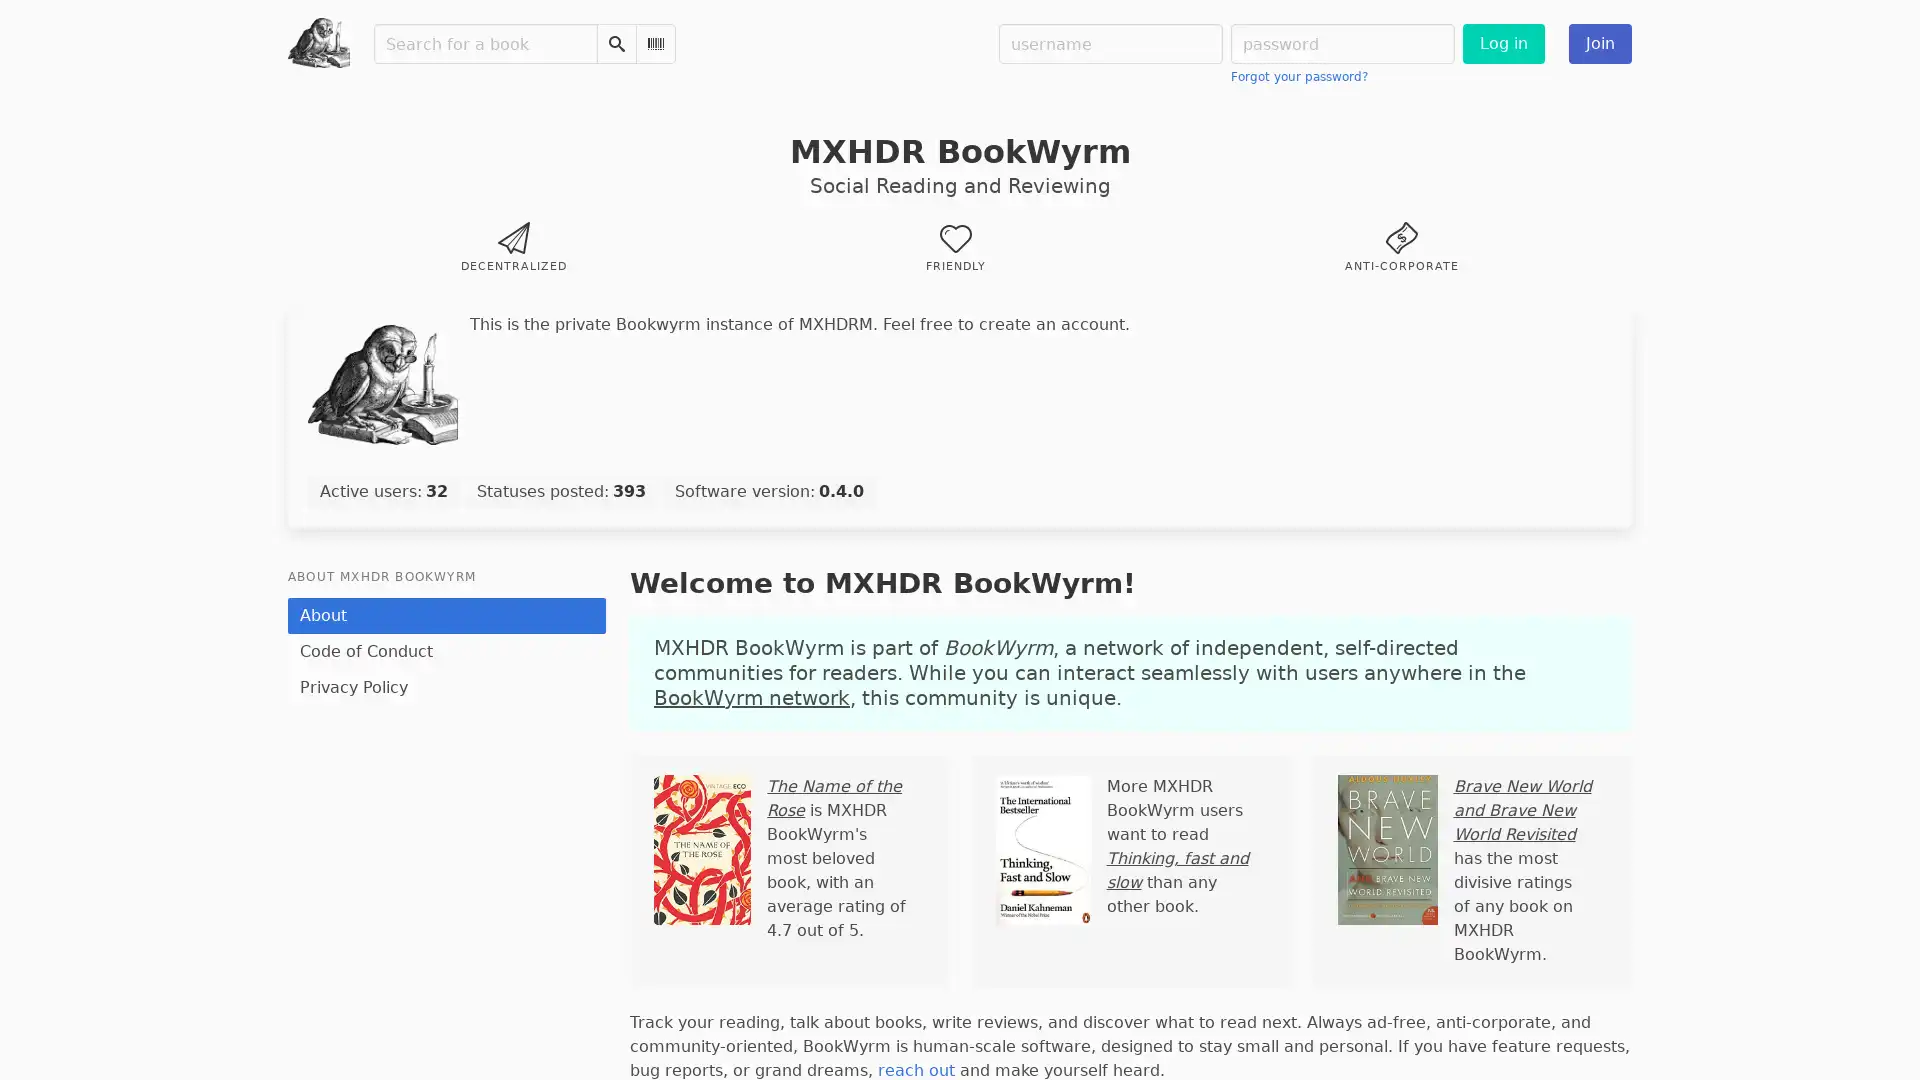  Describe the element at coordinates (616, 43) in the screenshot. I see `Search` at that location.